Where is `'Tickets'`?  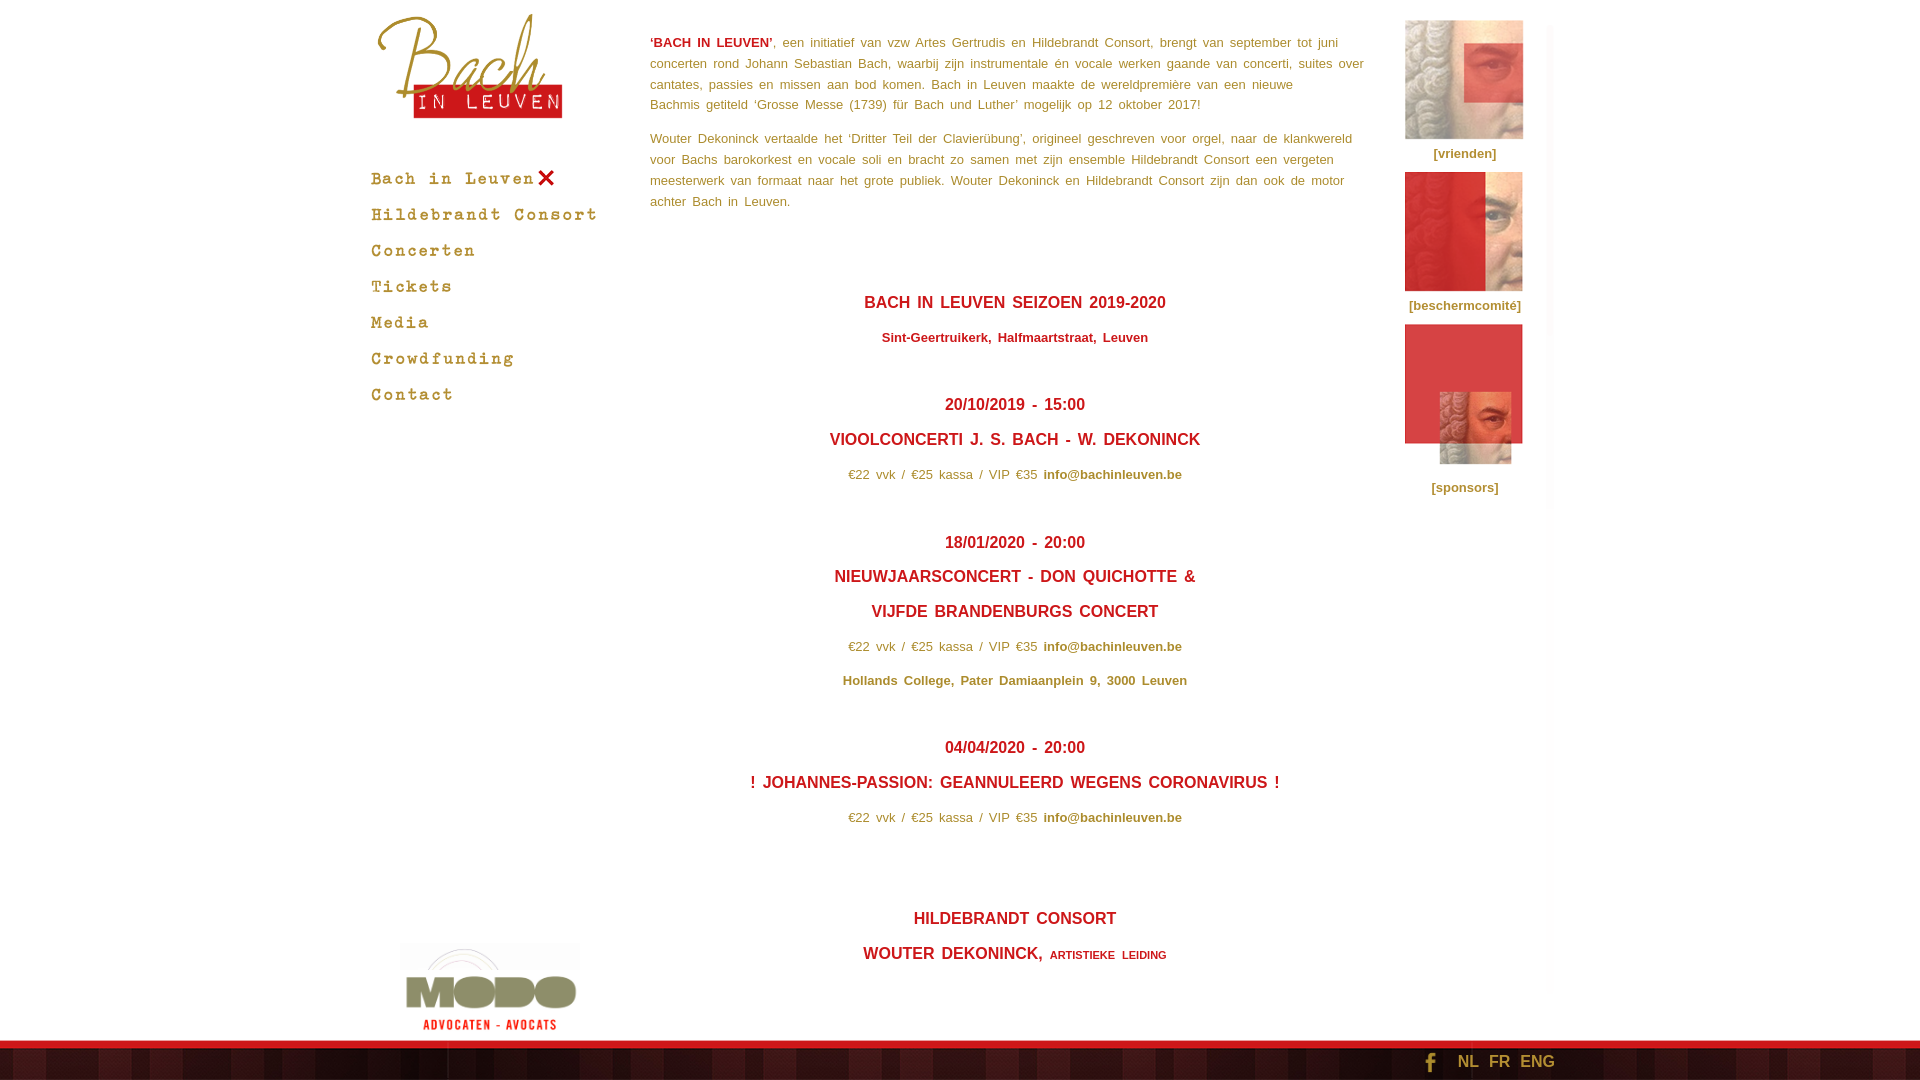
'Tickets' is located at coordinates (369, 285).